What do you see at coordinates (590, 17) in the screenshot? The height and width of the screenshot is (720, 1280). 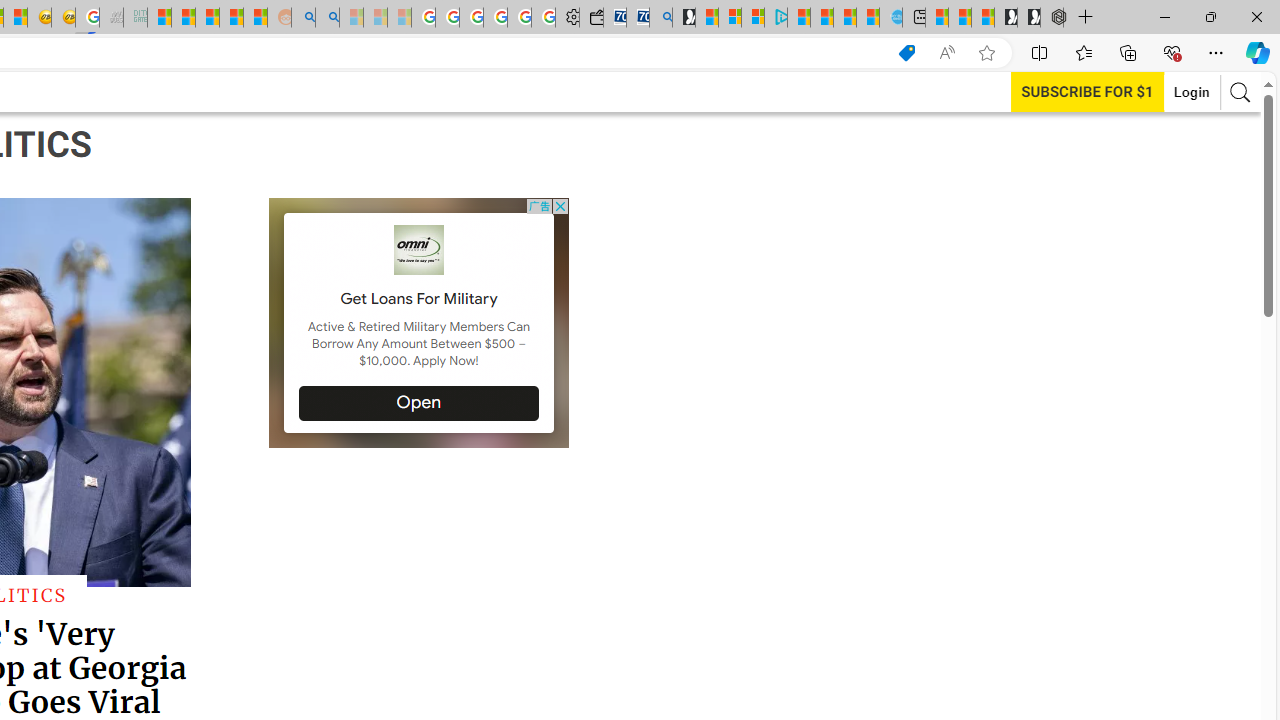 I see `'Wallet'` at bounding box center [590, 17].